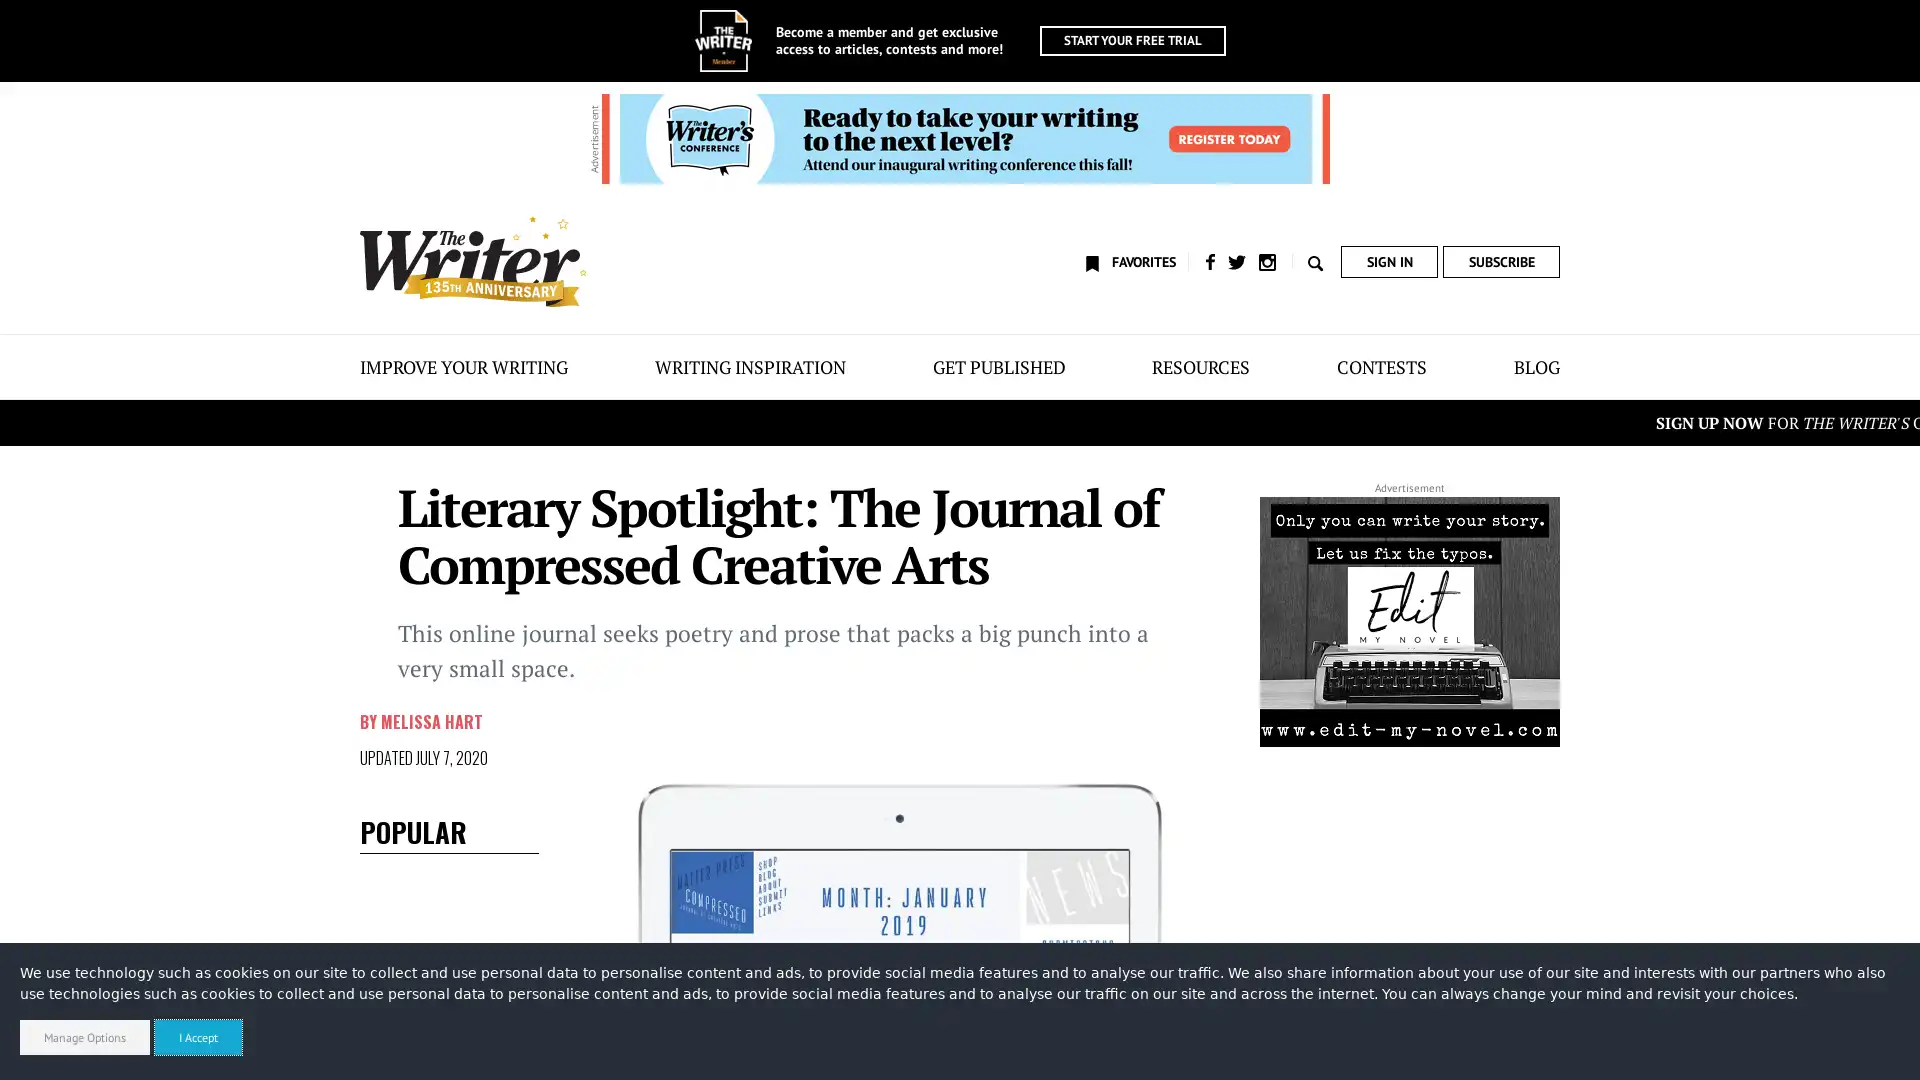 The height and width of the screenshot is (1080, 1920). What do you see at coordinates (1311, 261) in the screenshot?
I see `Toggle search form` at bounding box center [1311, 261].